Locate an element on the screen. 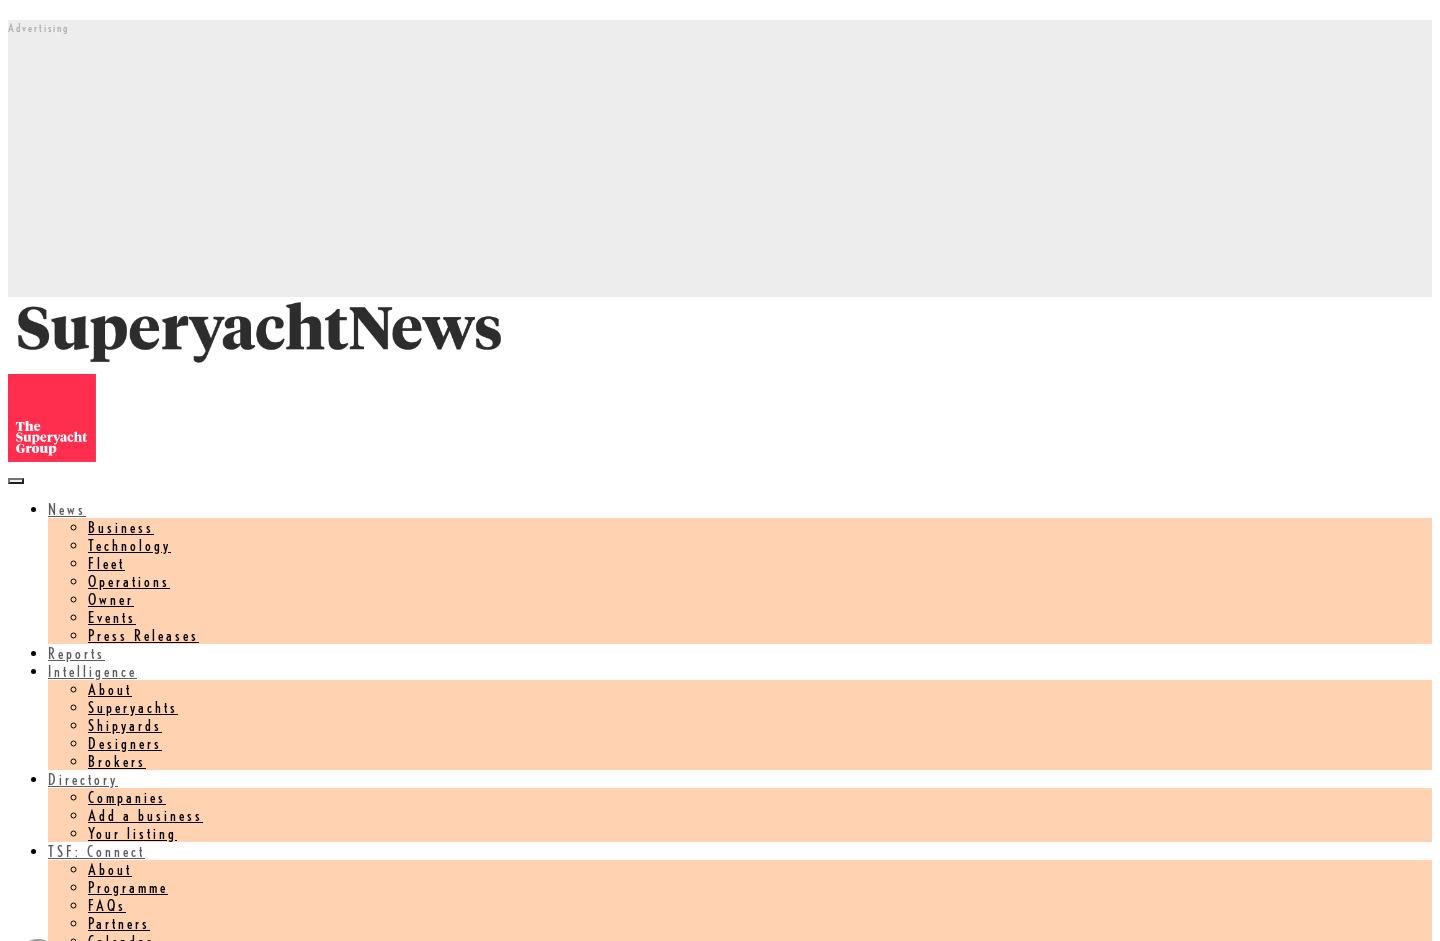 The width and height of the screenshot is (1440, 941). 'Your listing' is located at coordinates (87, 831).